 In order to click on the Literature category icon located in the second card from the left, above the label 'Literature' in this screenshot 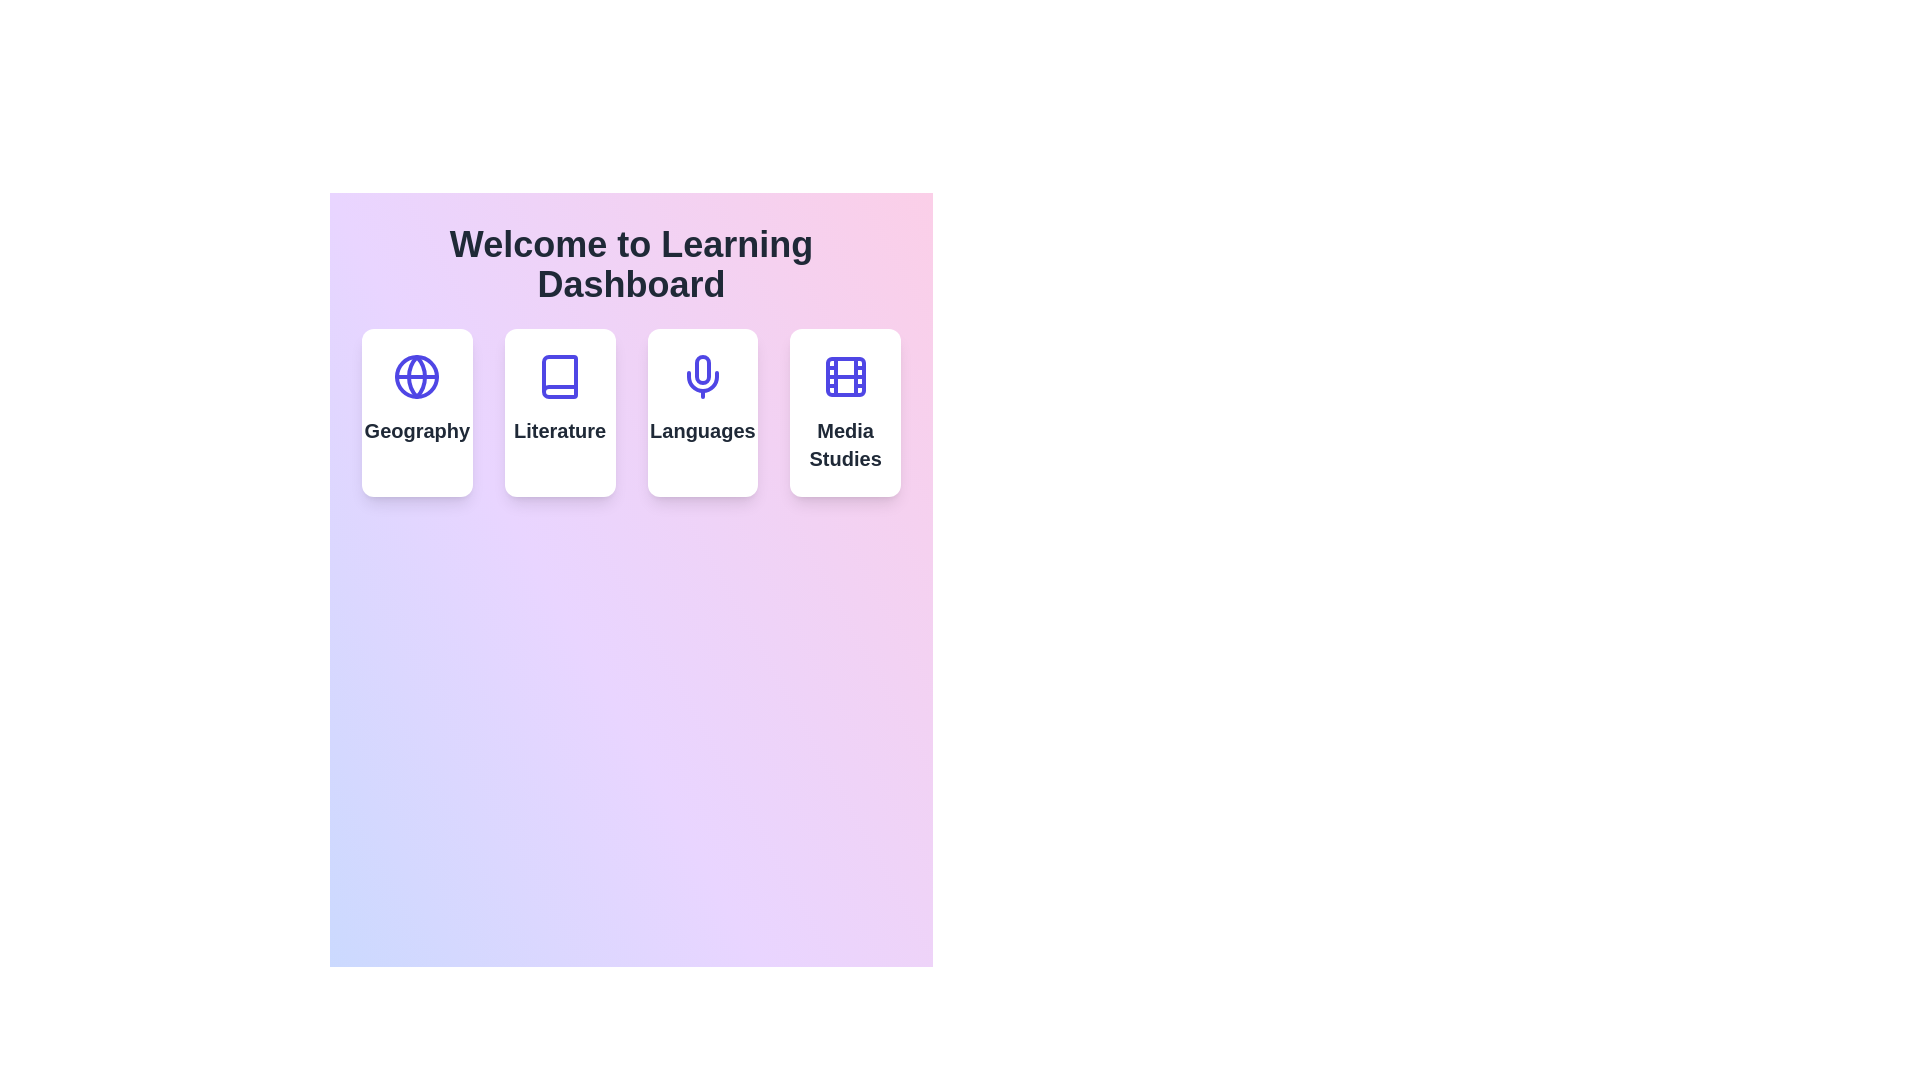, I will do `click(560, 377)`.